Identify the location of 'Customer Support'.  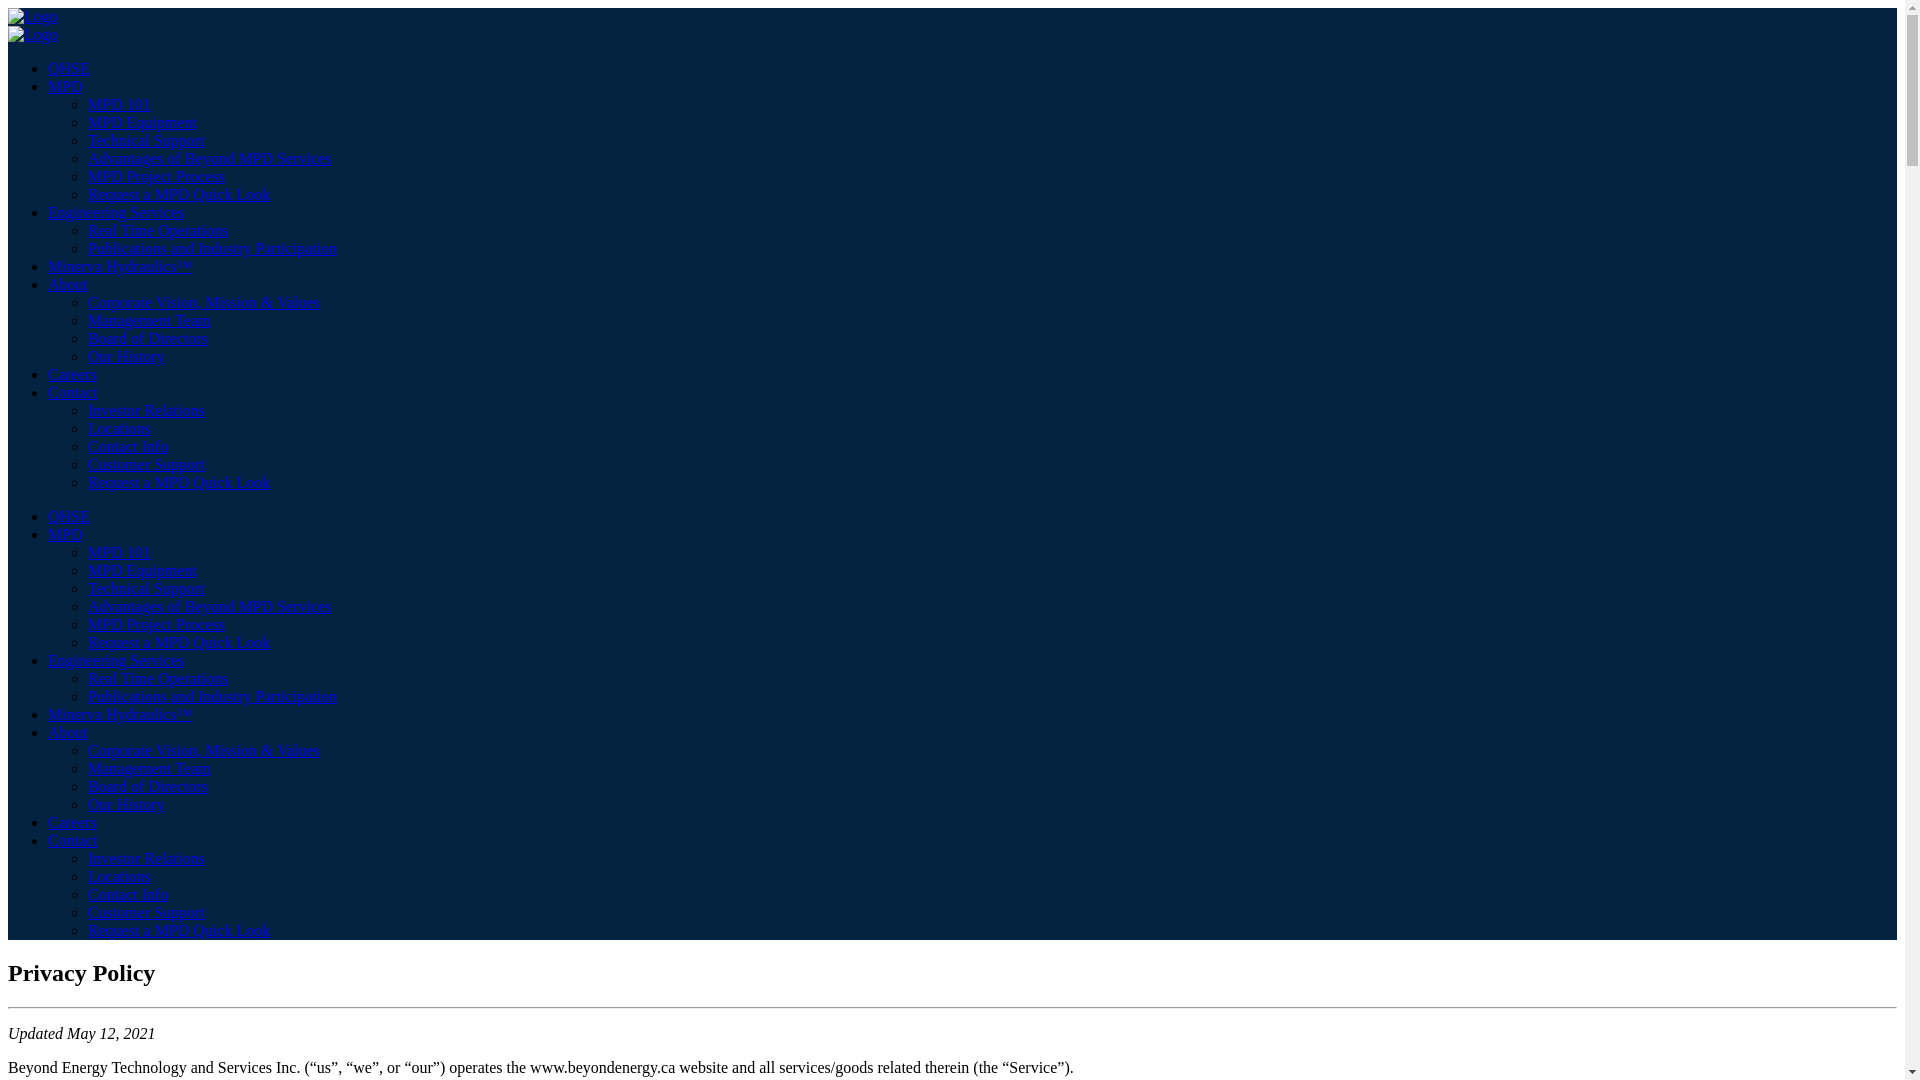
(145, 464).